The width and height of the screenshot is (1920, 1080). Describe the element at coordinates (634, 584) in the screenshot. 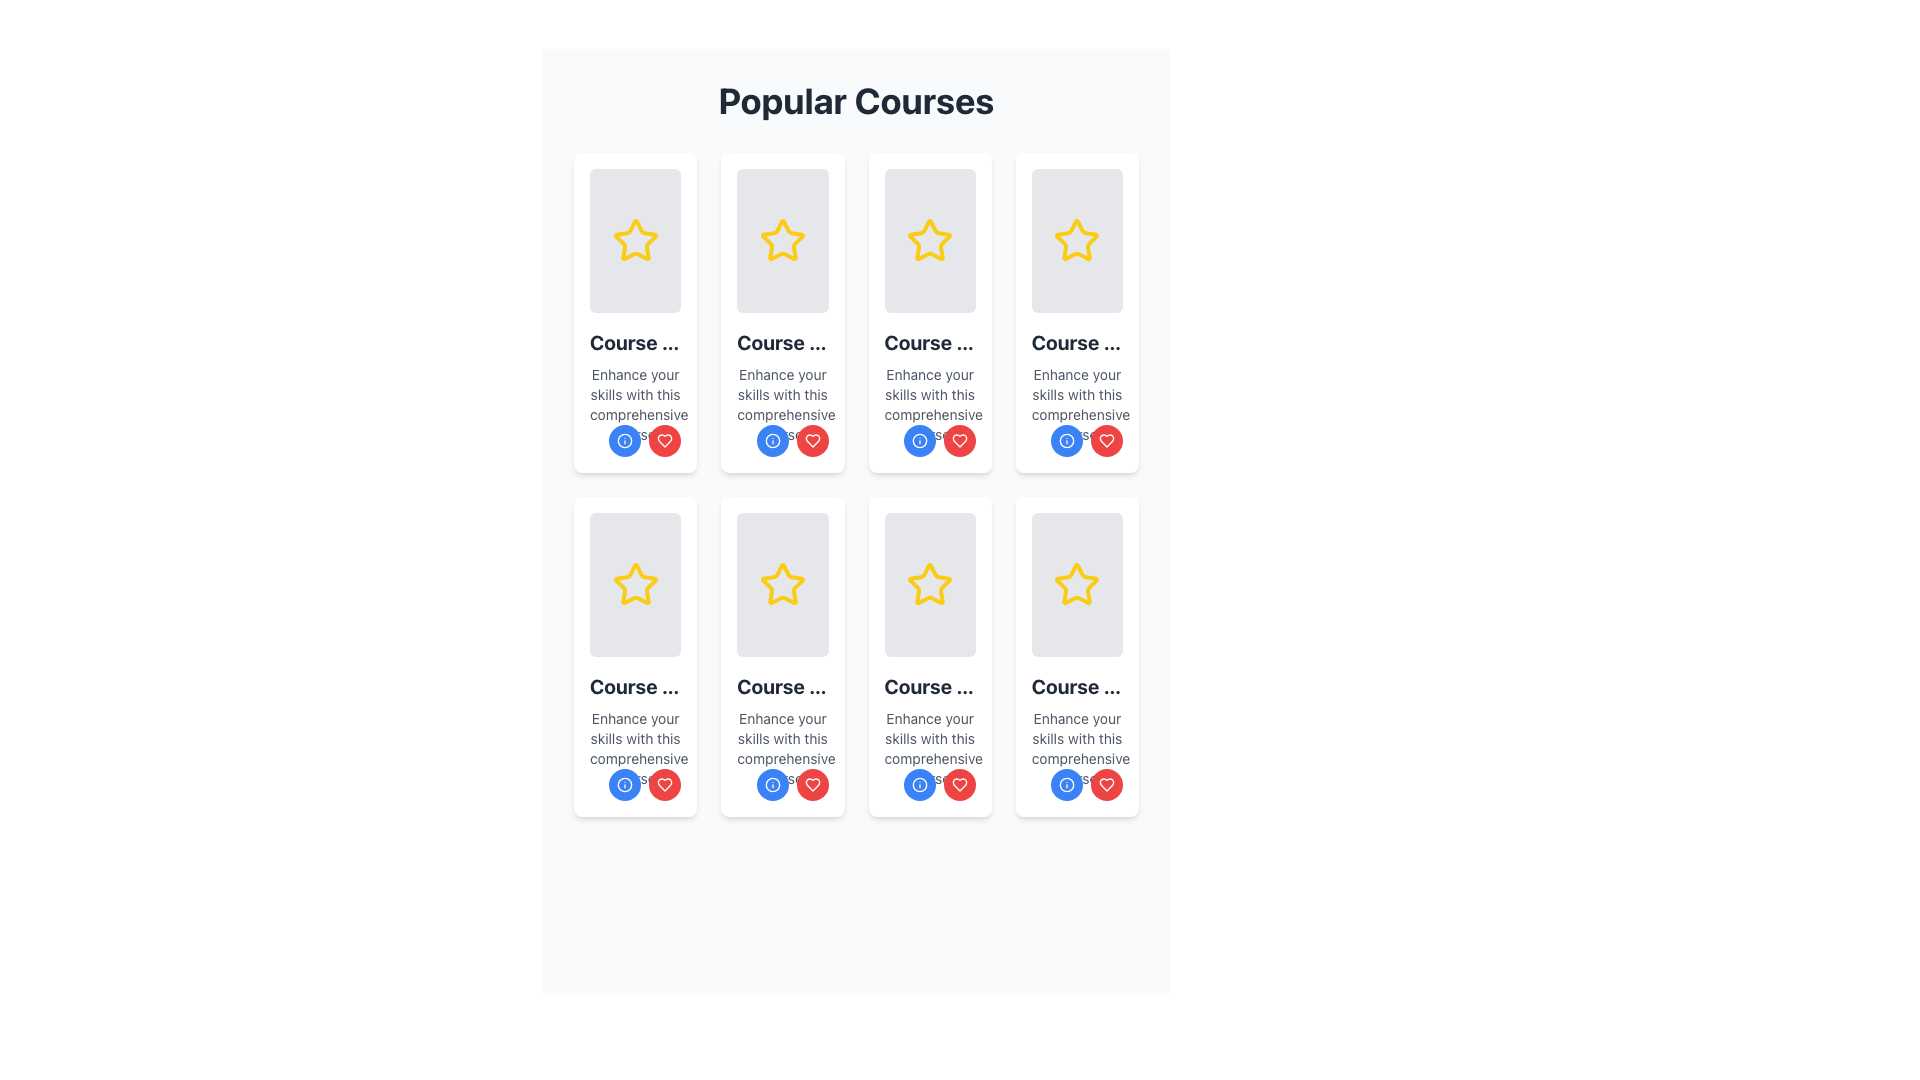

I see `the yellow outlined star icon located at the top-center of the second row and second column card within a 2x4 grid` at that location.